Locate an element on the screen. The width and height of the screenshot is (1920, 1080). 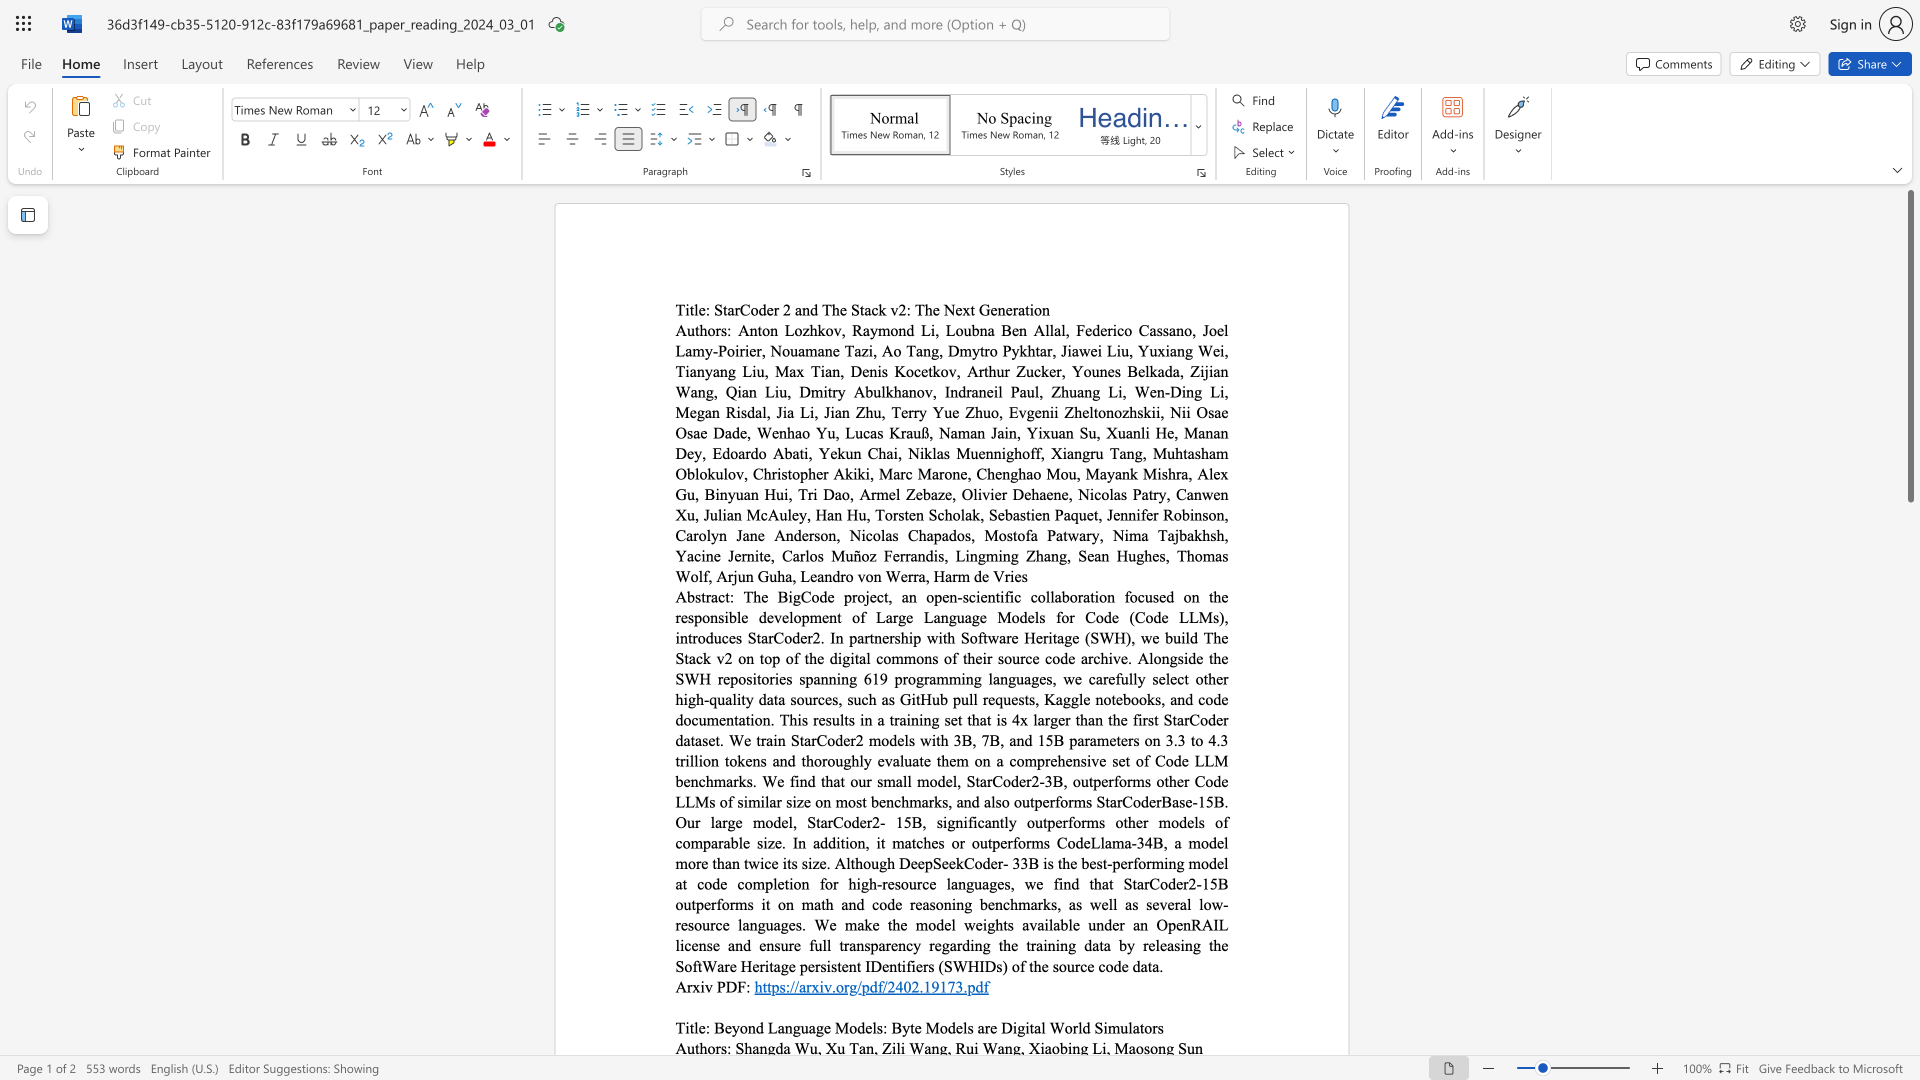
the 8th character "m" in the text is located at coordinates (881, 494).